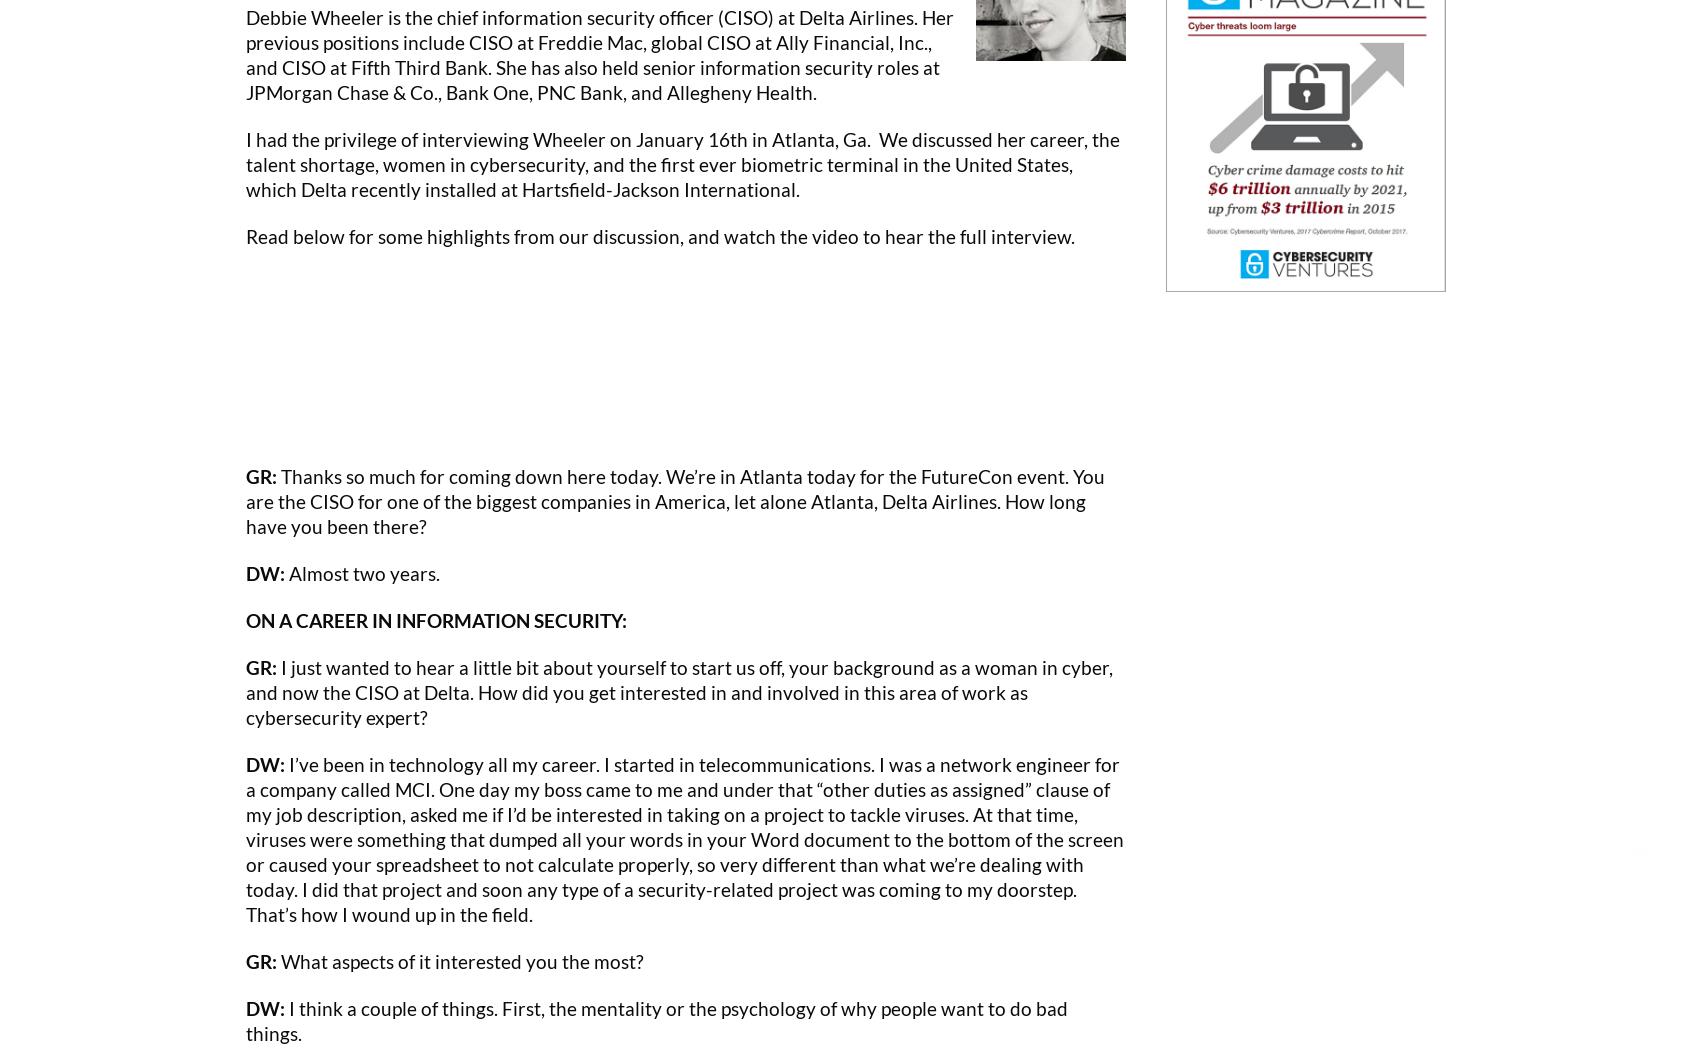  I want to click on 'ON A CAREER IN INFORMATION SECURITY:', so click(246, 618).